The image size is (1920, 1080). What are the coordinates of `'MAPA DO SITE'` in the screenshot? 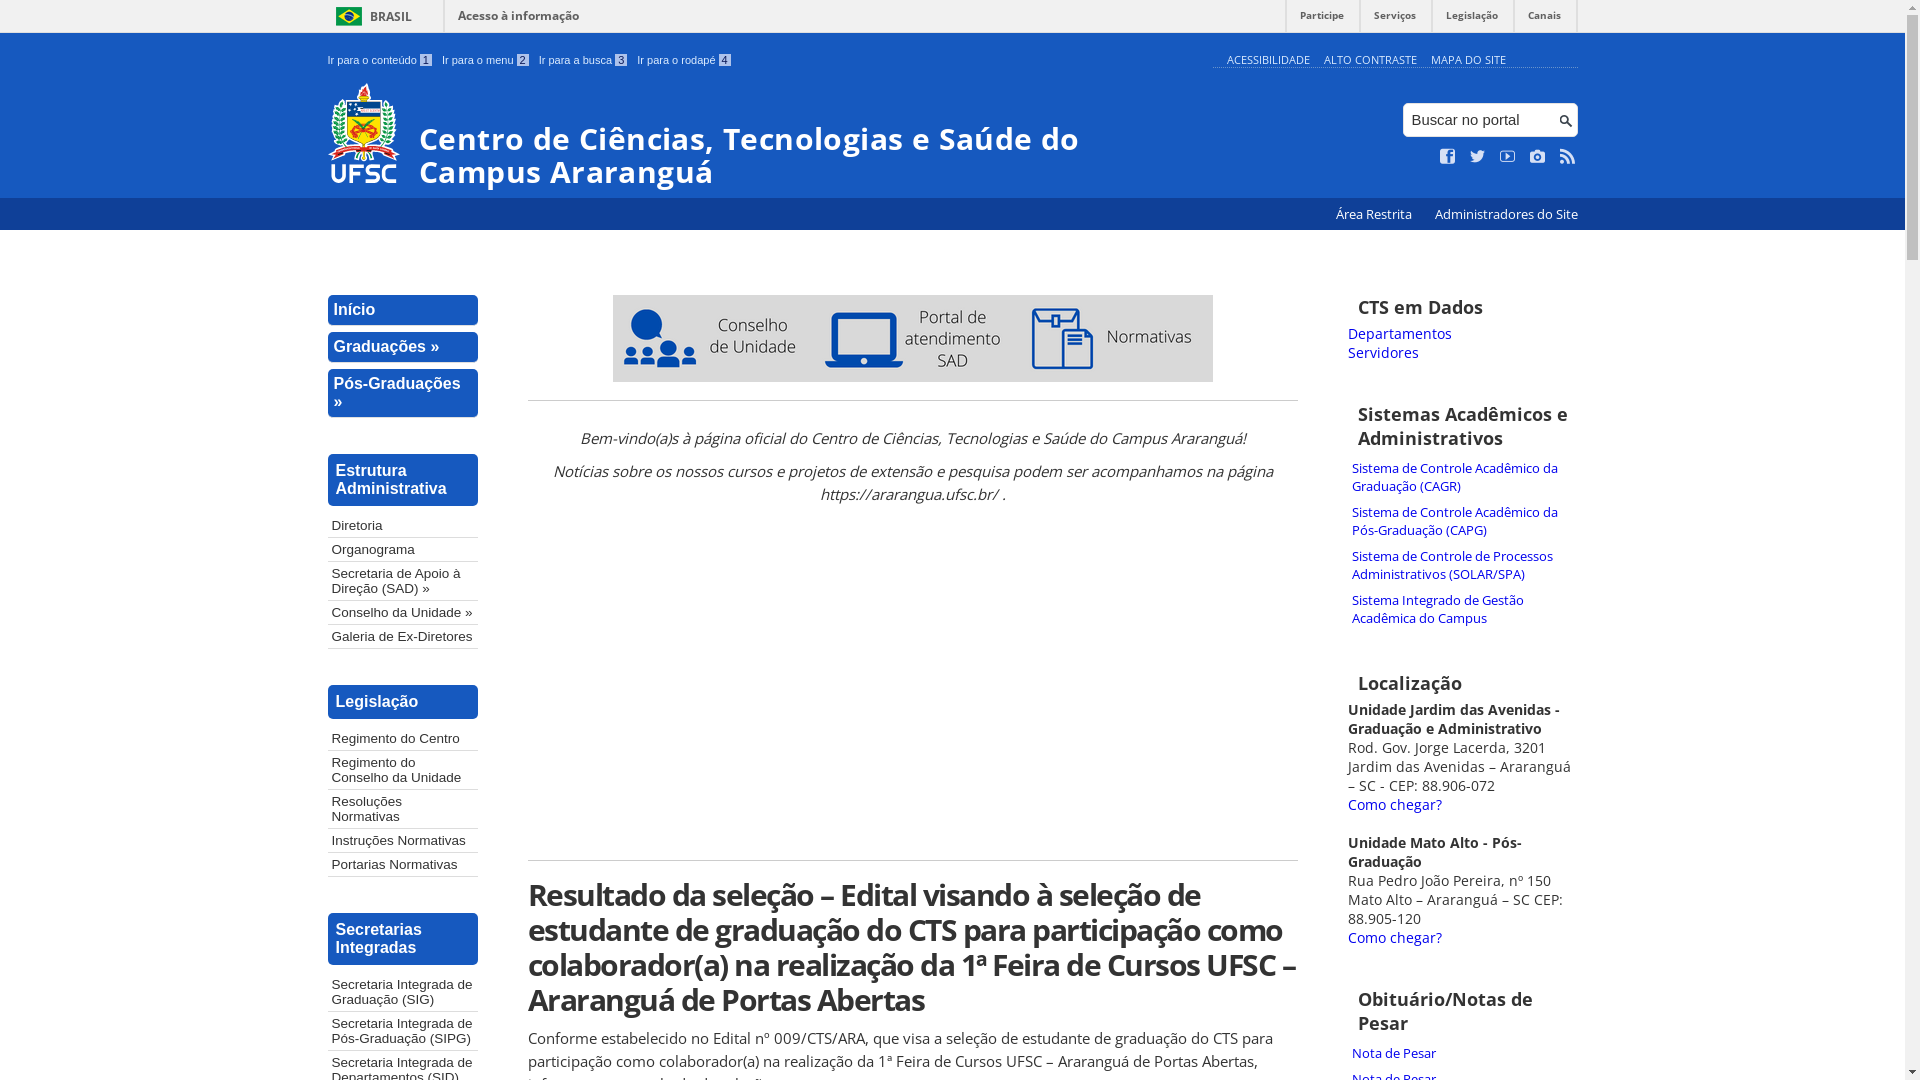 It's located at (1467, 58).